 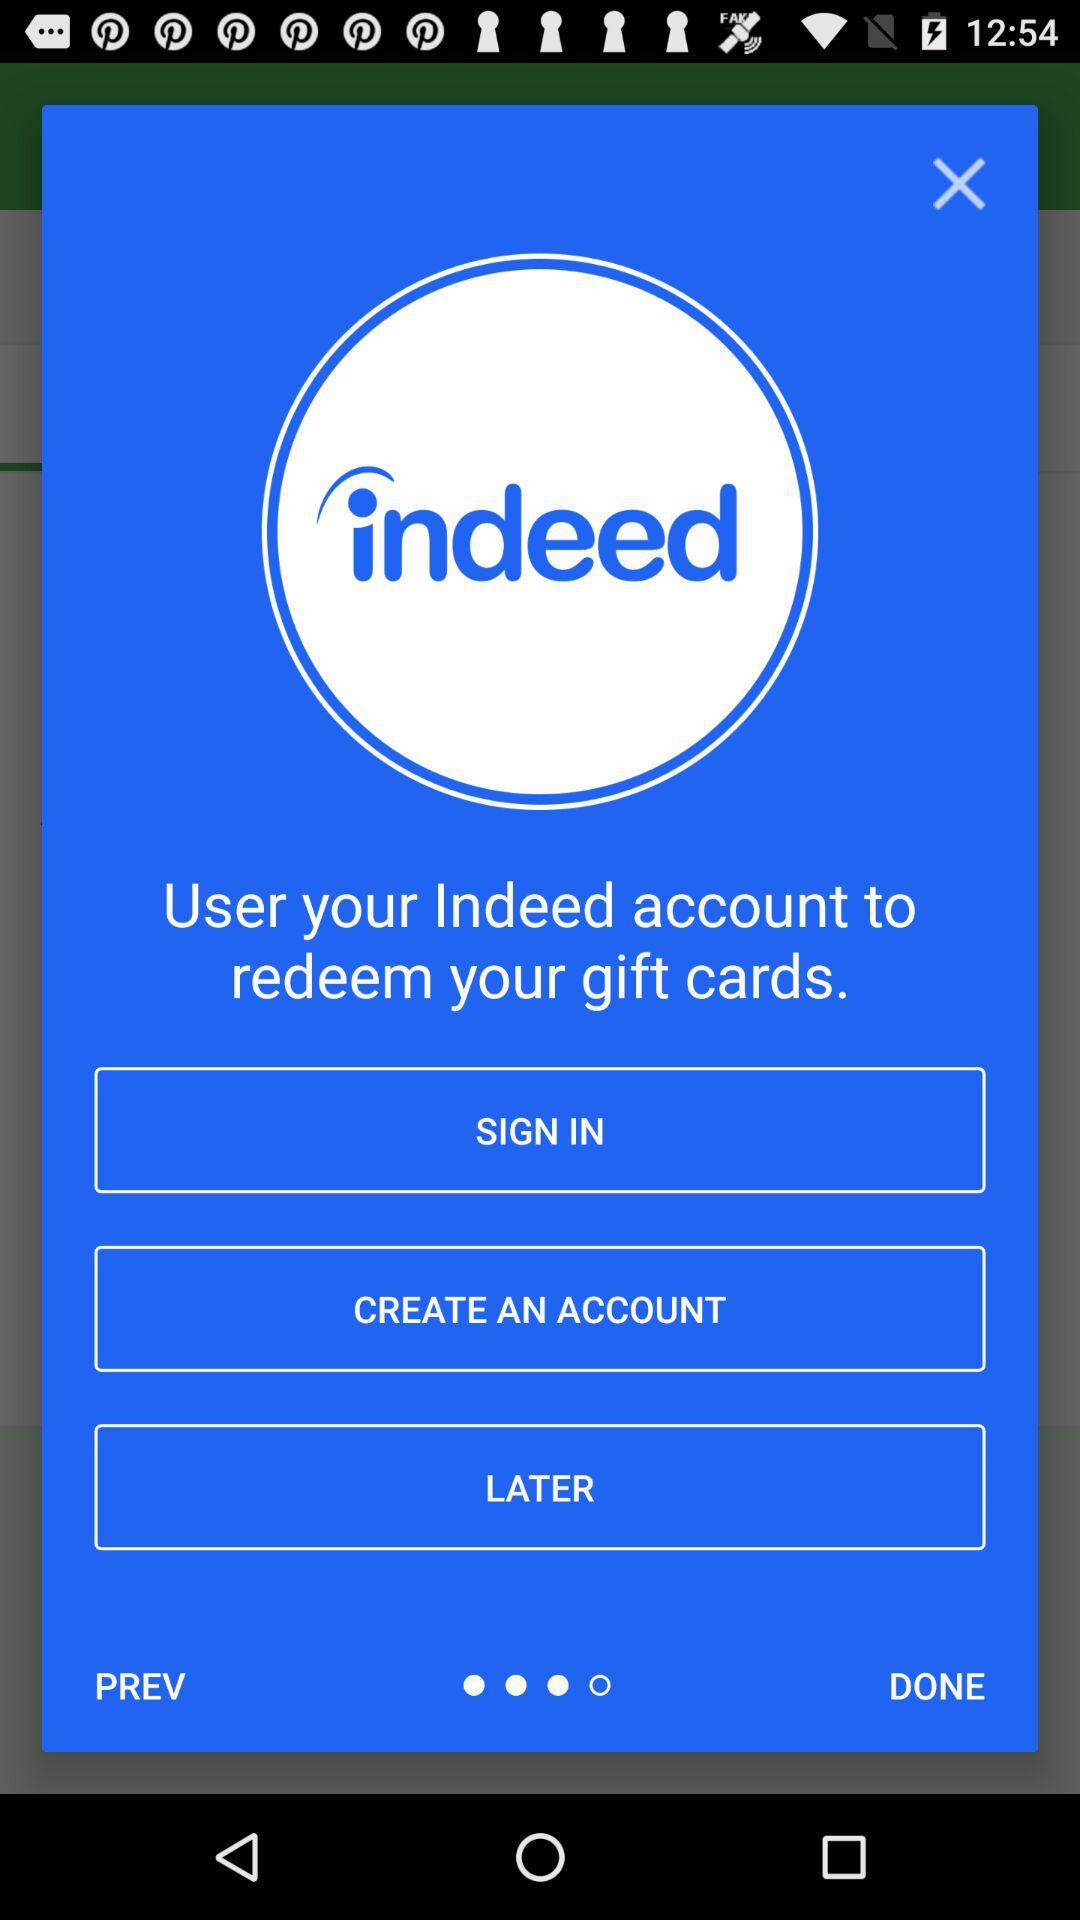 What do you see at coordinates (540, 1130) in the screenshot?
I see `the icon below the user your indeed item` at bounding box center [540, 1130].